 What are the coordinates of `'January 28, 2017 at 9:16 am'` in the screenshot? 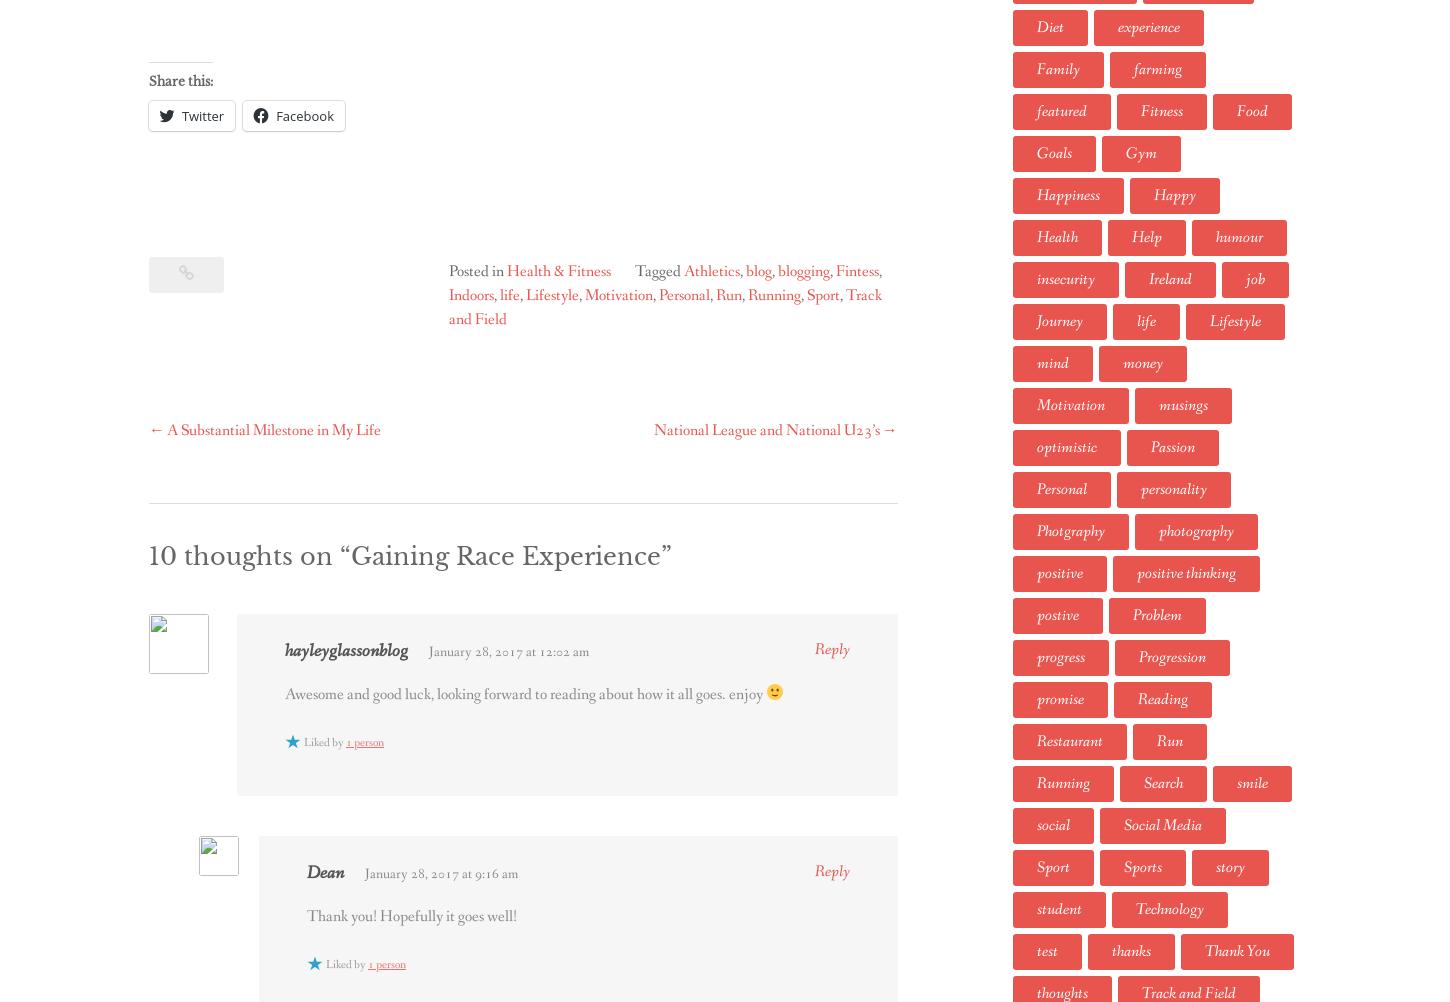 It's located at (440, 873).